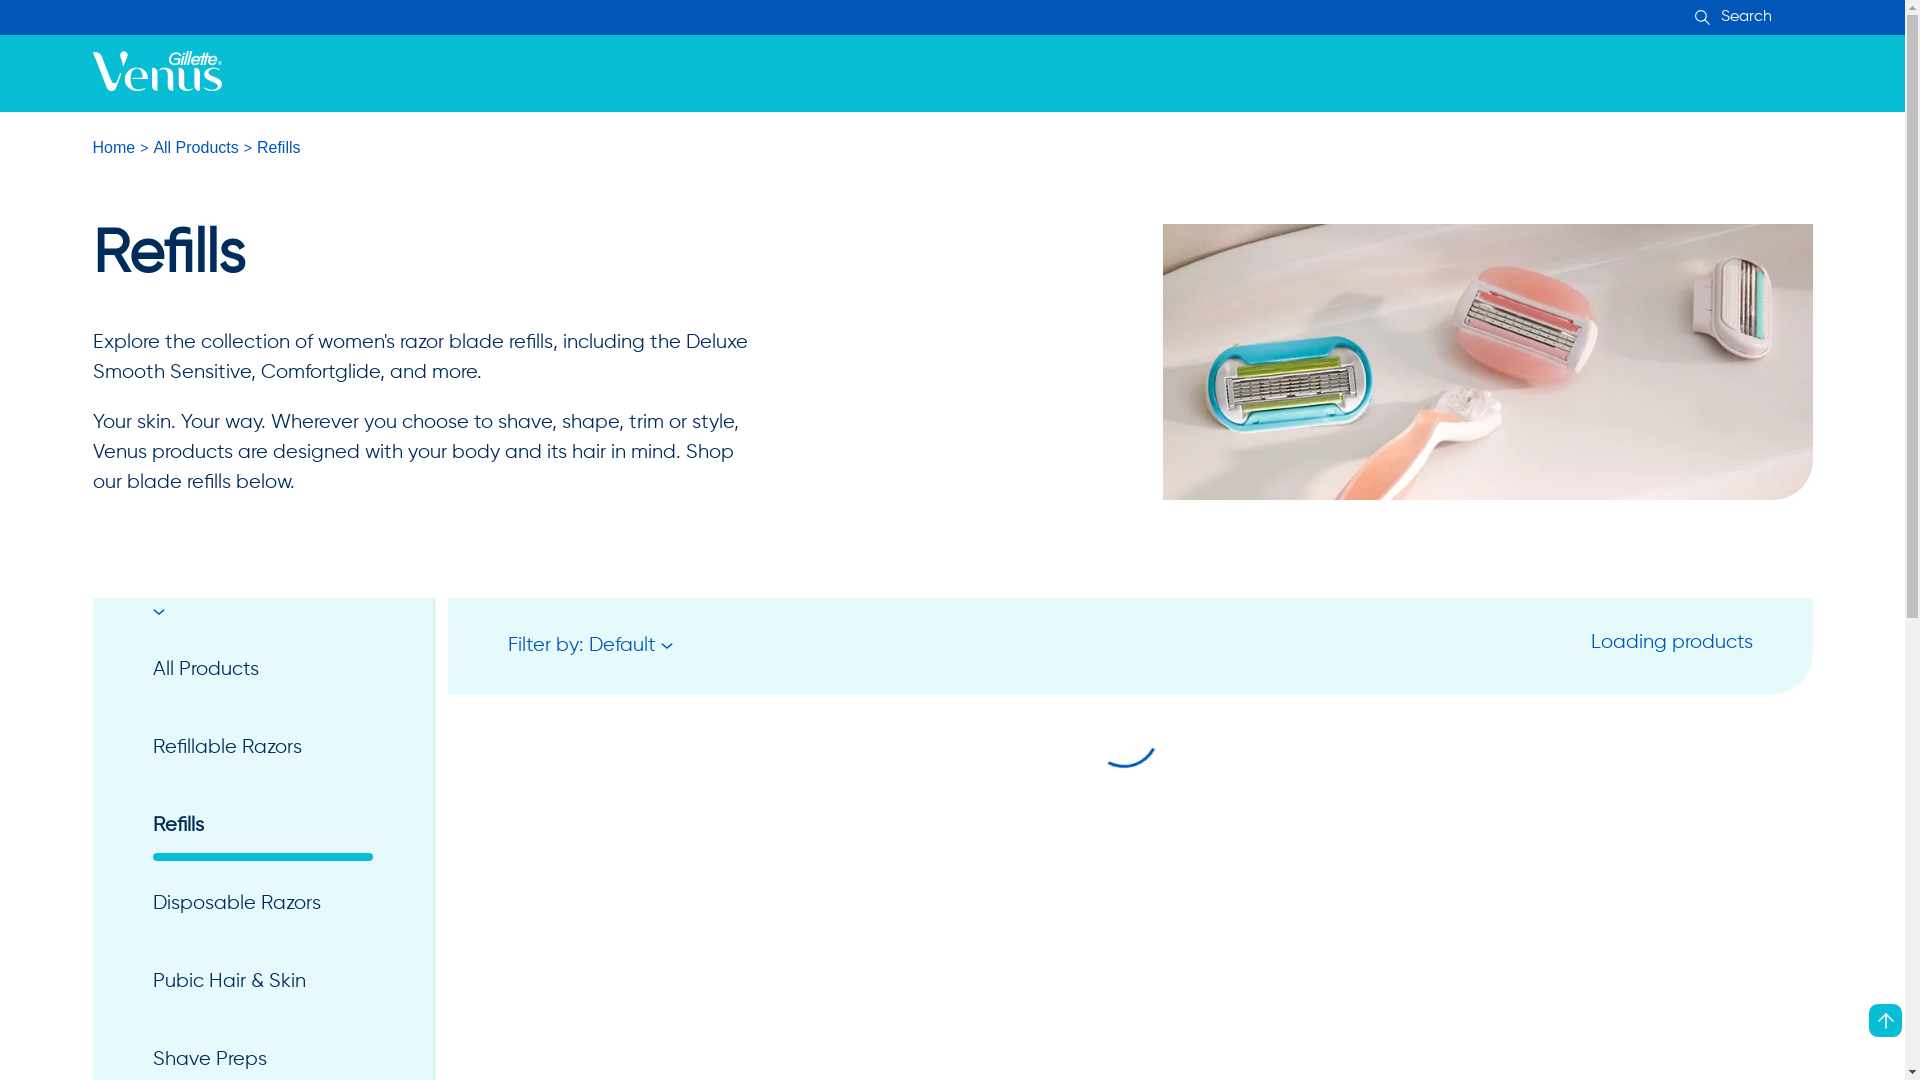 The height and width of the screenshot is (1080, 1920). What do you see at coordinates (151, 903) in the screenshot?
I see `'Disposable Razors'` at bounding box center [151, 903].